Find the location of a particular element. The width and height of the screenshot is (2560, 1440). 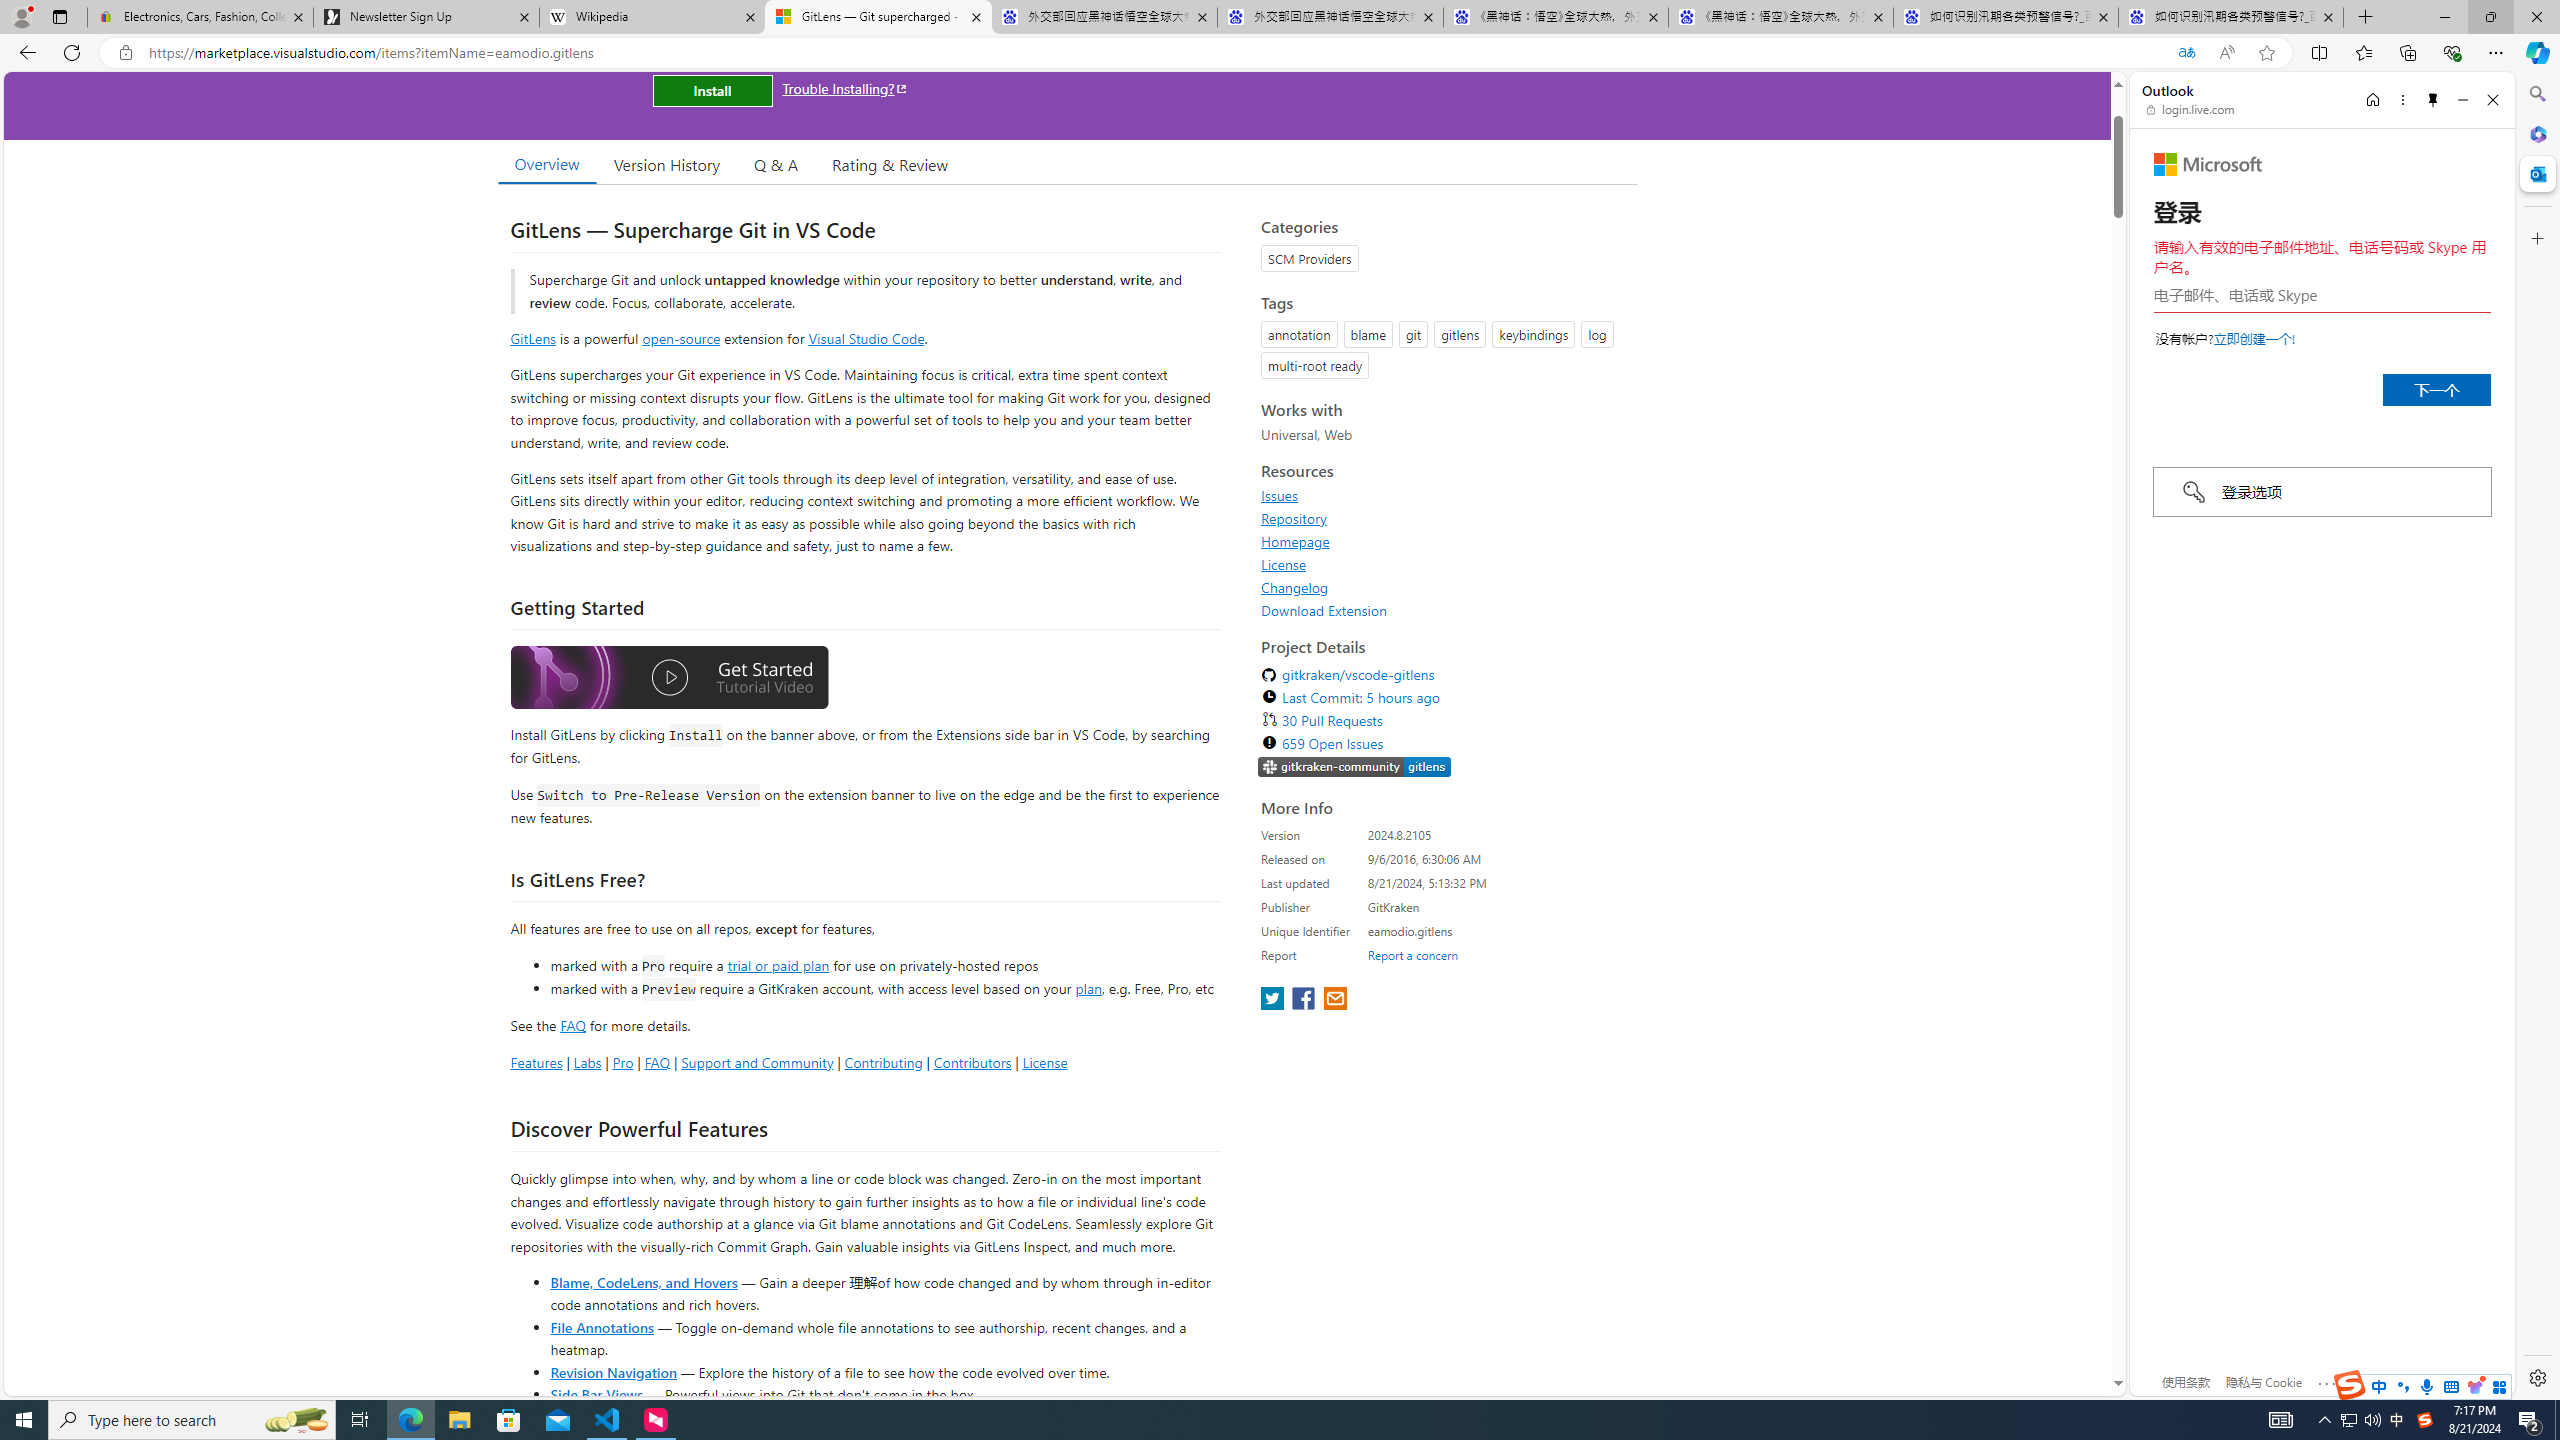

'https://slack.gitkraken.com//' is located at coordinates (1353, 767).